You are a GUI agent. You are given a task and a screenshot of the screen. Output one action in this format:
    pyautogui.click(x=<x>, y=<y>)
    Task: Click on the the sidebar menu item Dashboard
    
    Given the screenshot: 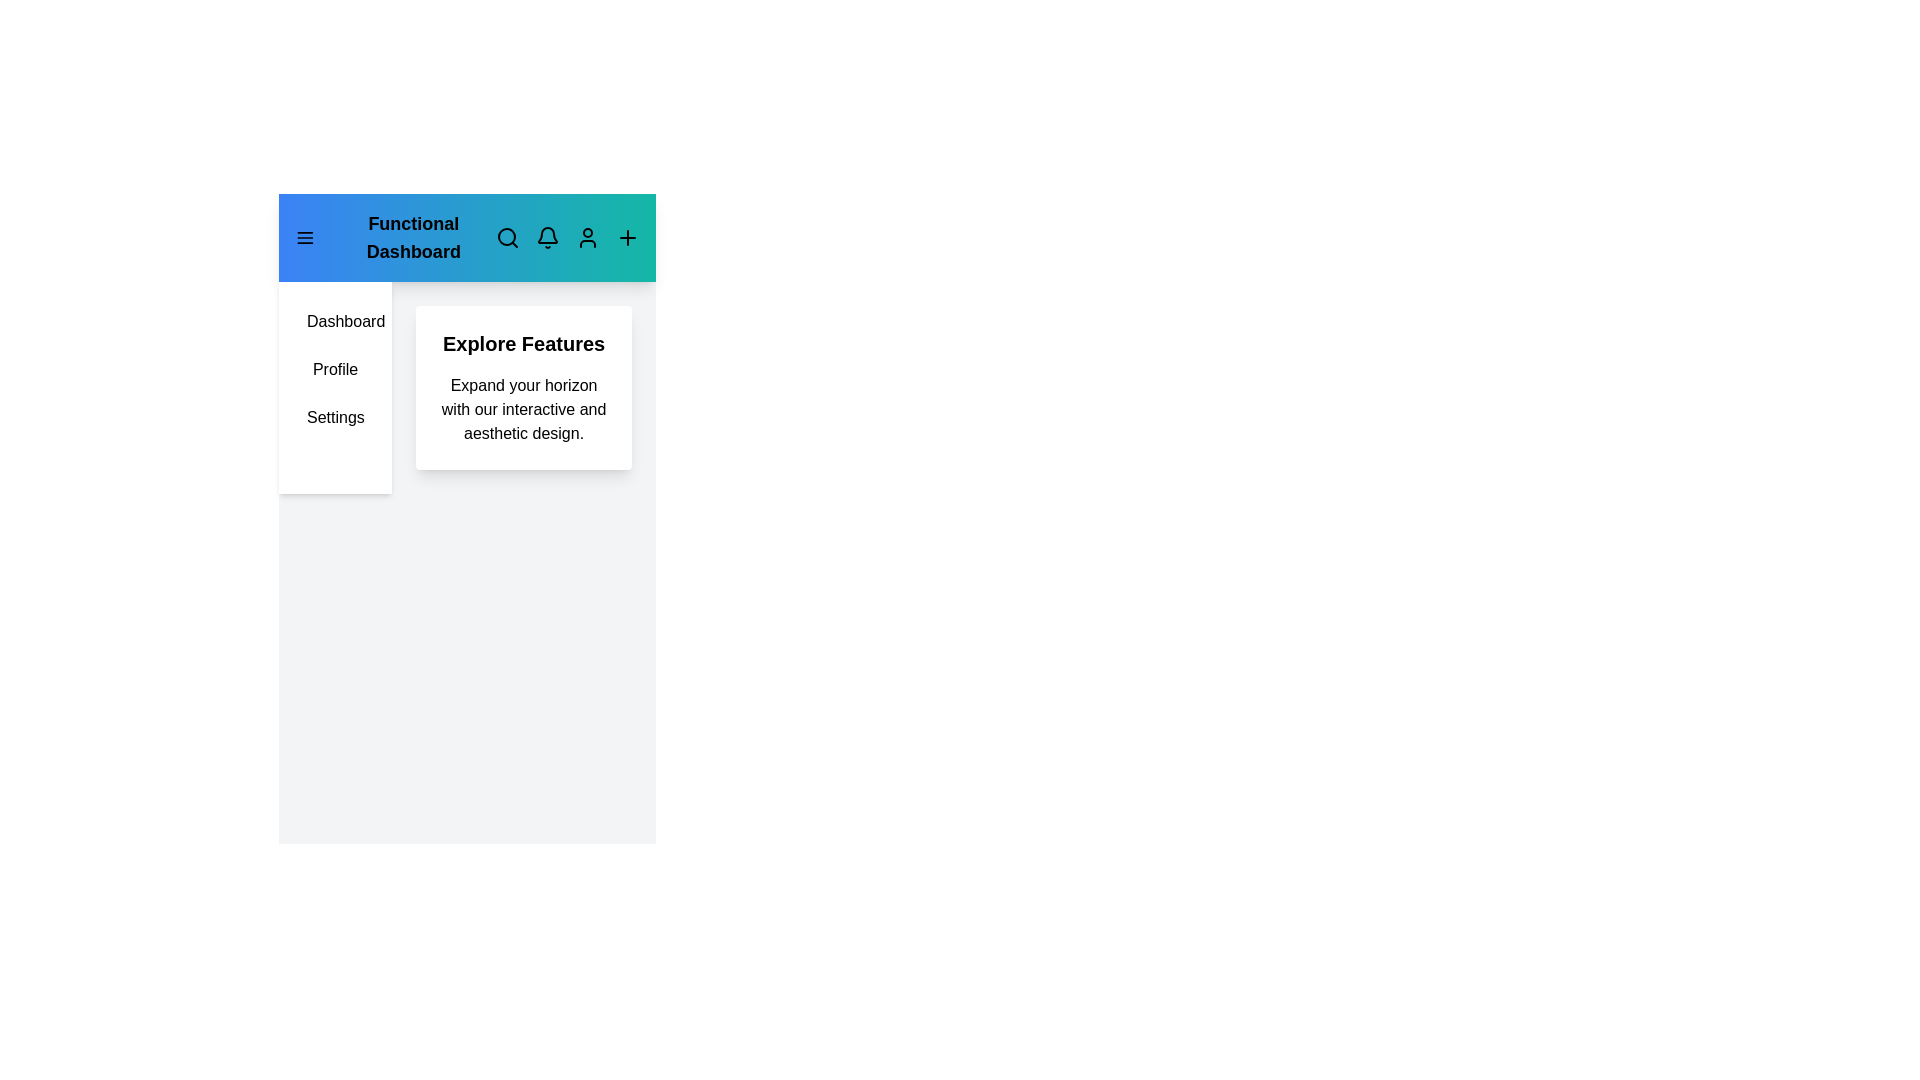 What is the action you would take?
    pyautogui.click(x=335, y=320)
    